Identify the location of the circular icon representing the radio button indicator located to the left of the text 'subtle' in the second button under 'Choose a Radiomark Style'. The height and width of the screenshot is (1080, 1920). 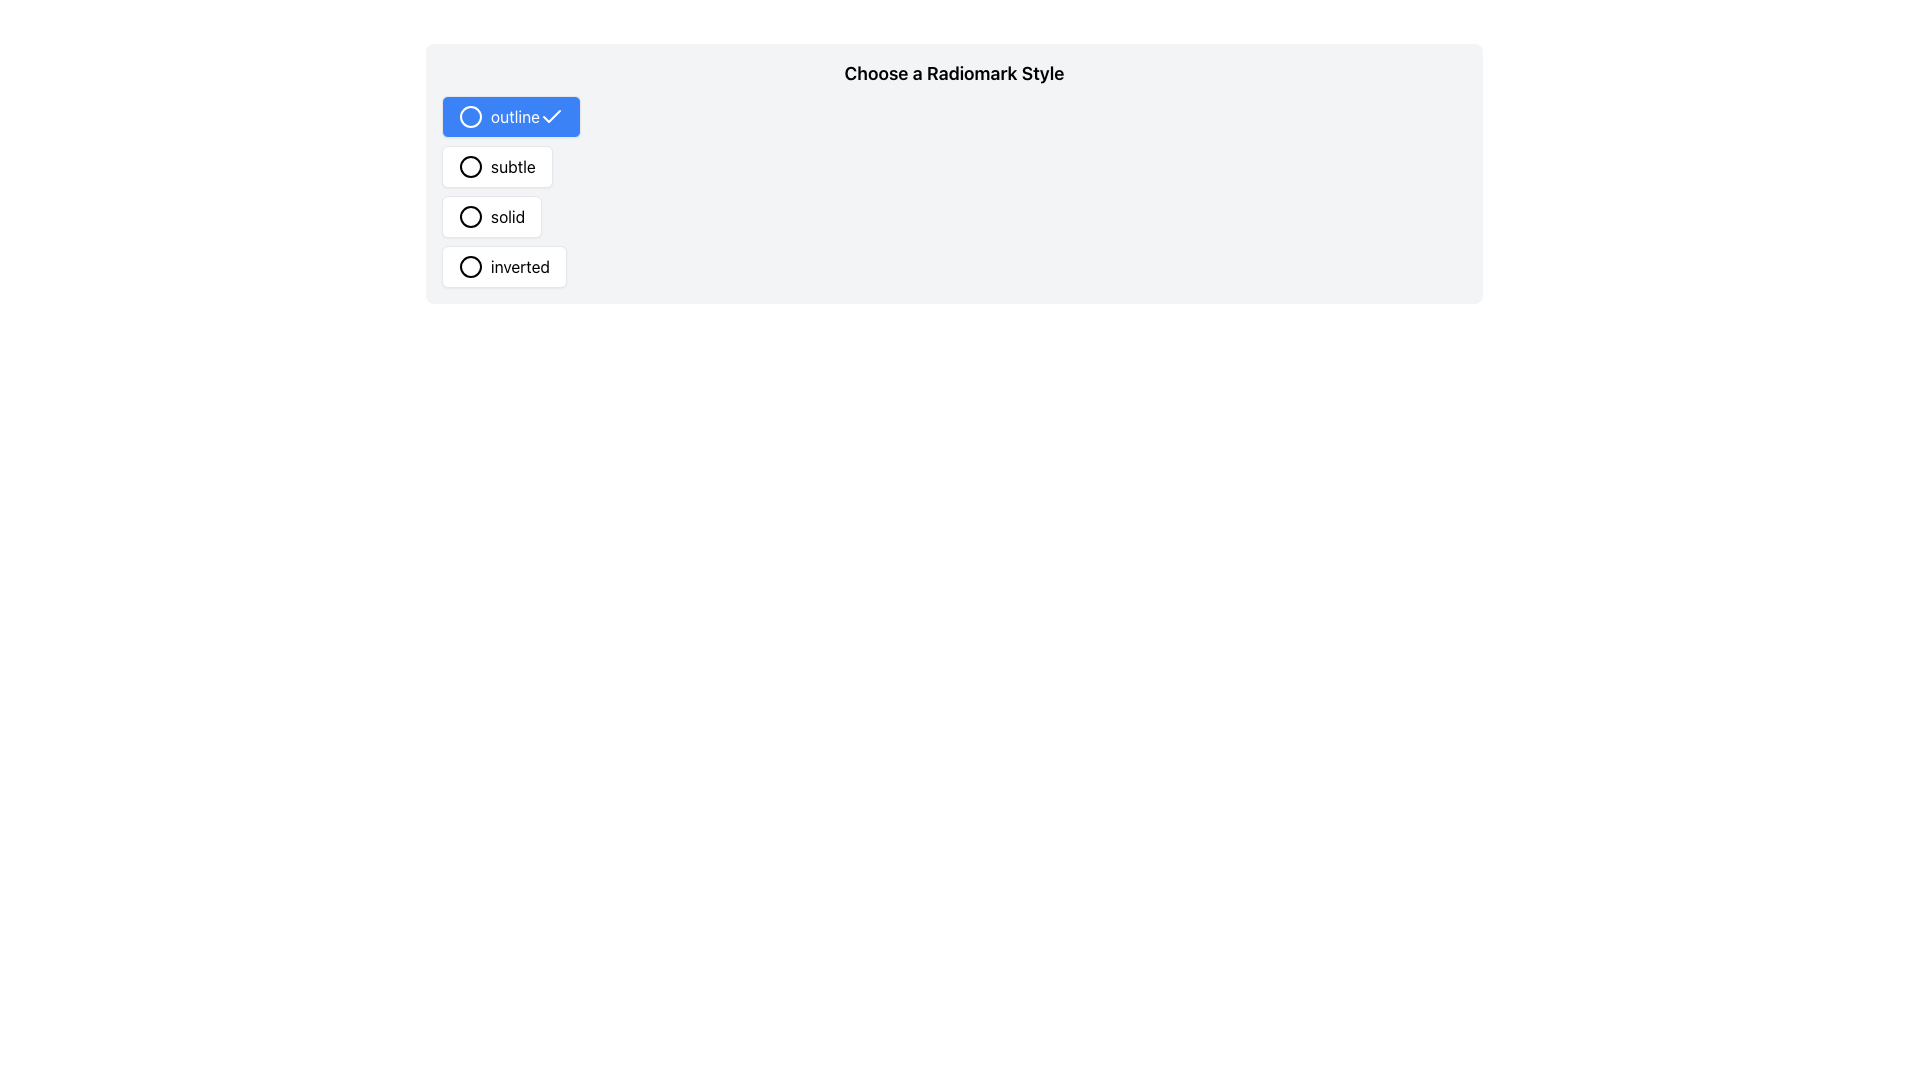
(469, 165).